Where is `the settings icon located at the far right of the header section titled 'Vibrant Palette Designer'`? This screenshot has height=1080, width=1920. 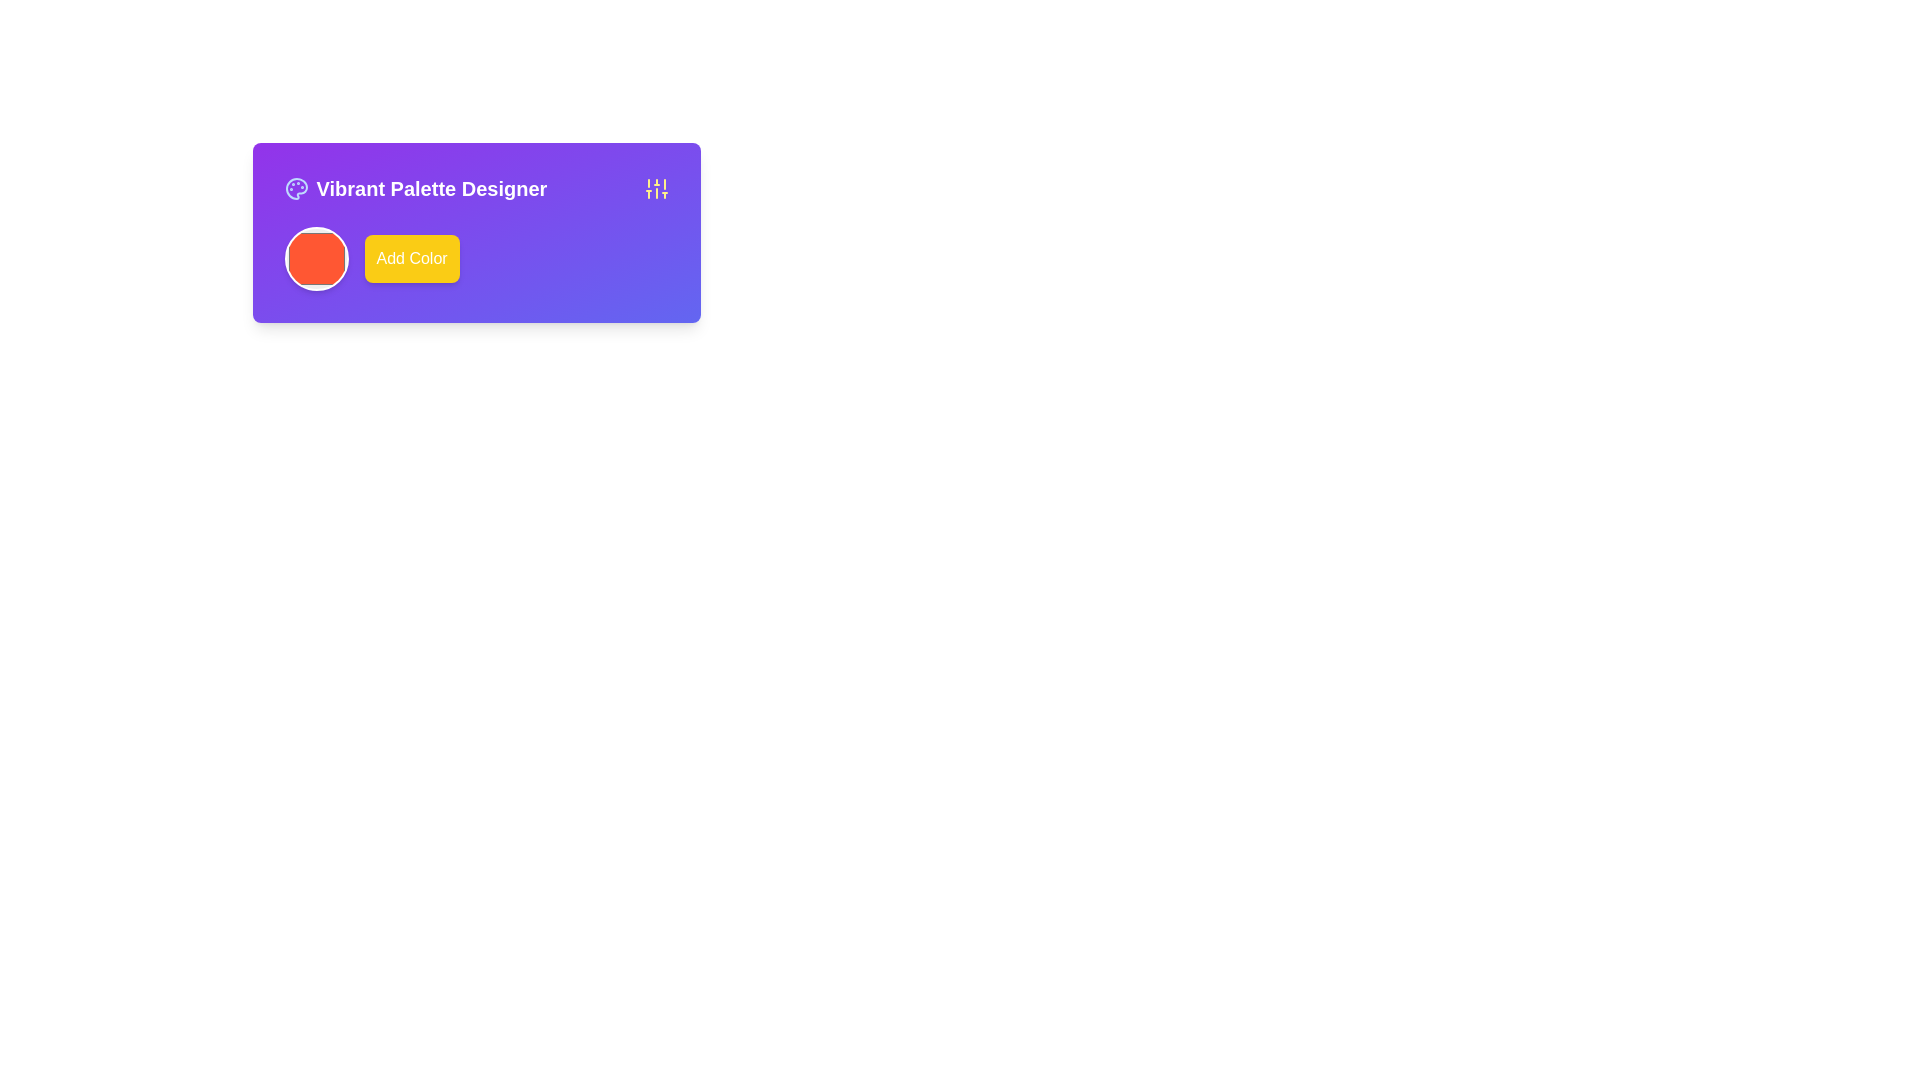
the settings icon located at the far right of the header section titled 'Vibrant Palette Designer' is located at coordinates (656, 189).